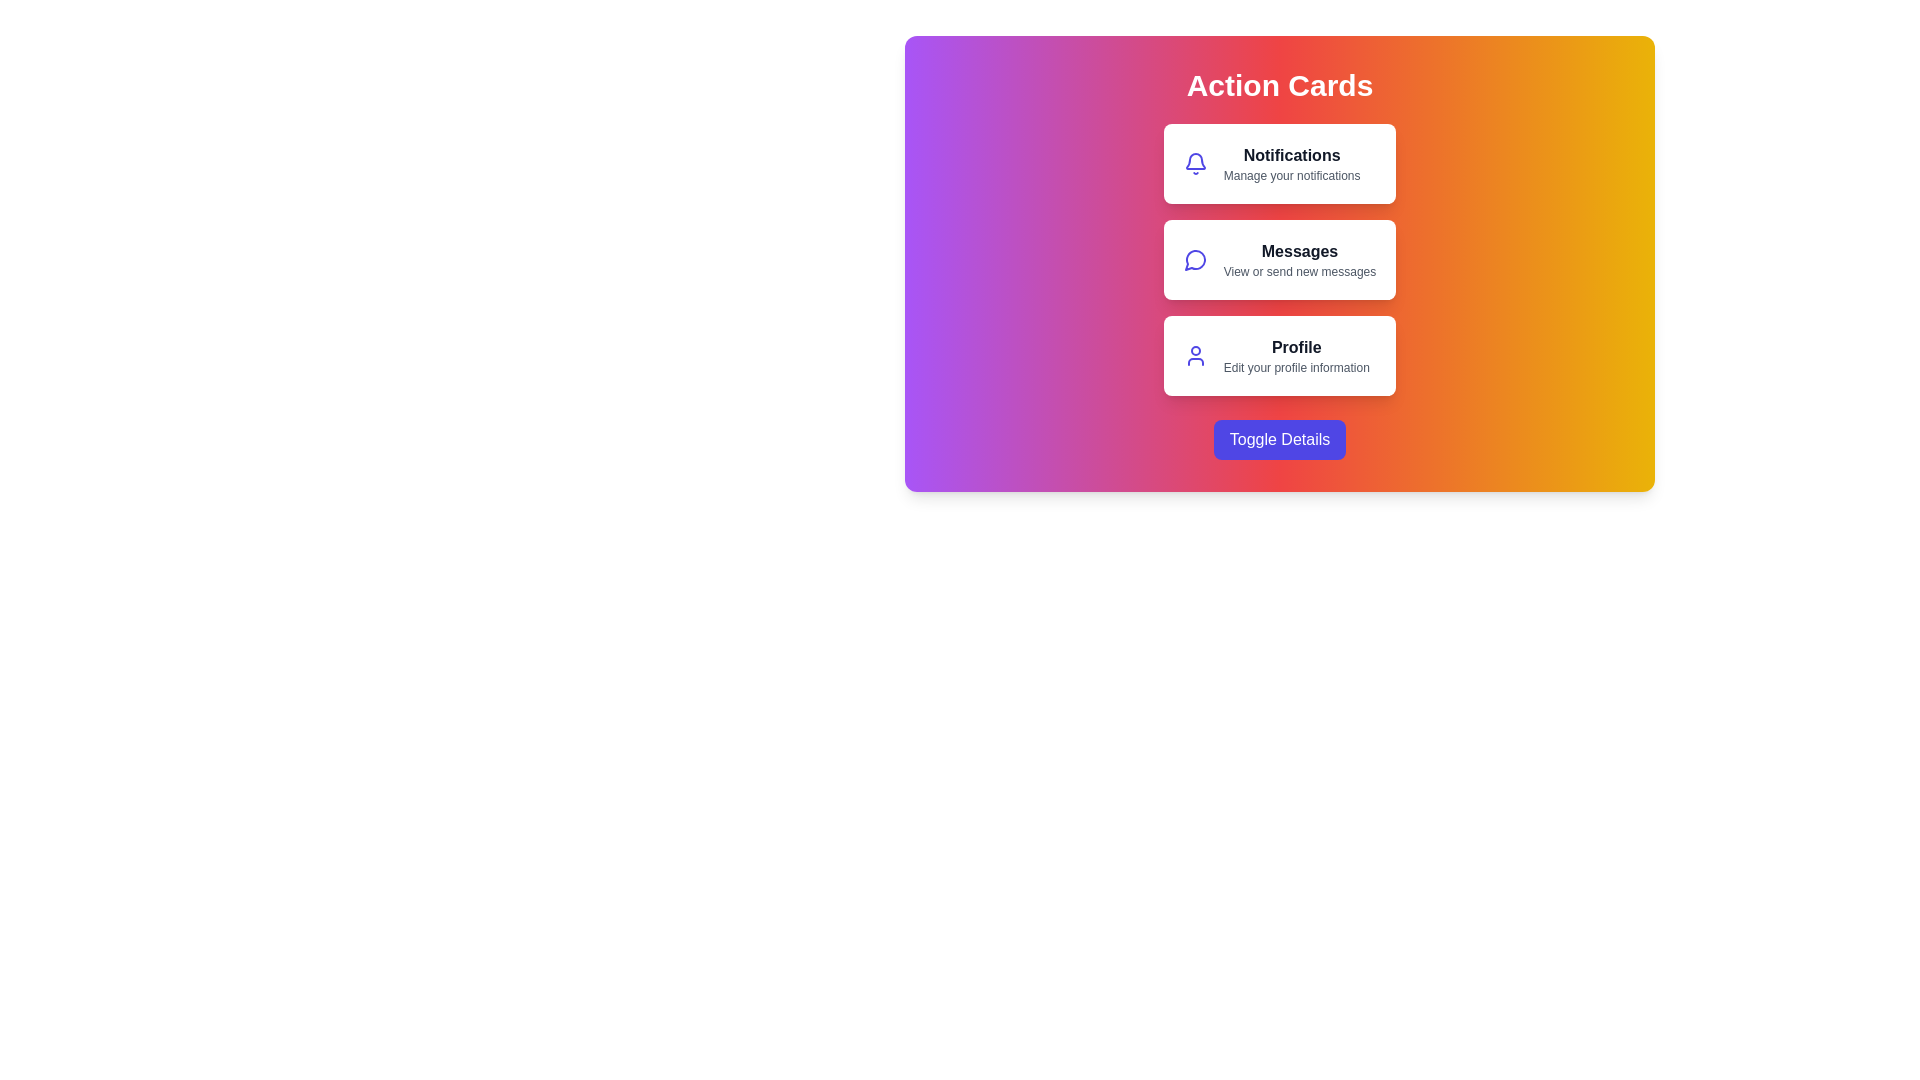  I want to click on the supplementary description text label for the 'Notifications' section, which is positioned directly below the 'Notifications' heading, so click(1292, 175).